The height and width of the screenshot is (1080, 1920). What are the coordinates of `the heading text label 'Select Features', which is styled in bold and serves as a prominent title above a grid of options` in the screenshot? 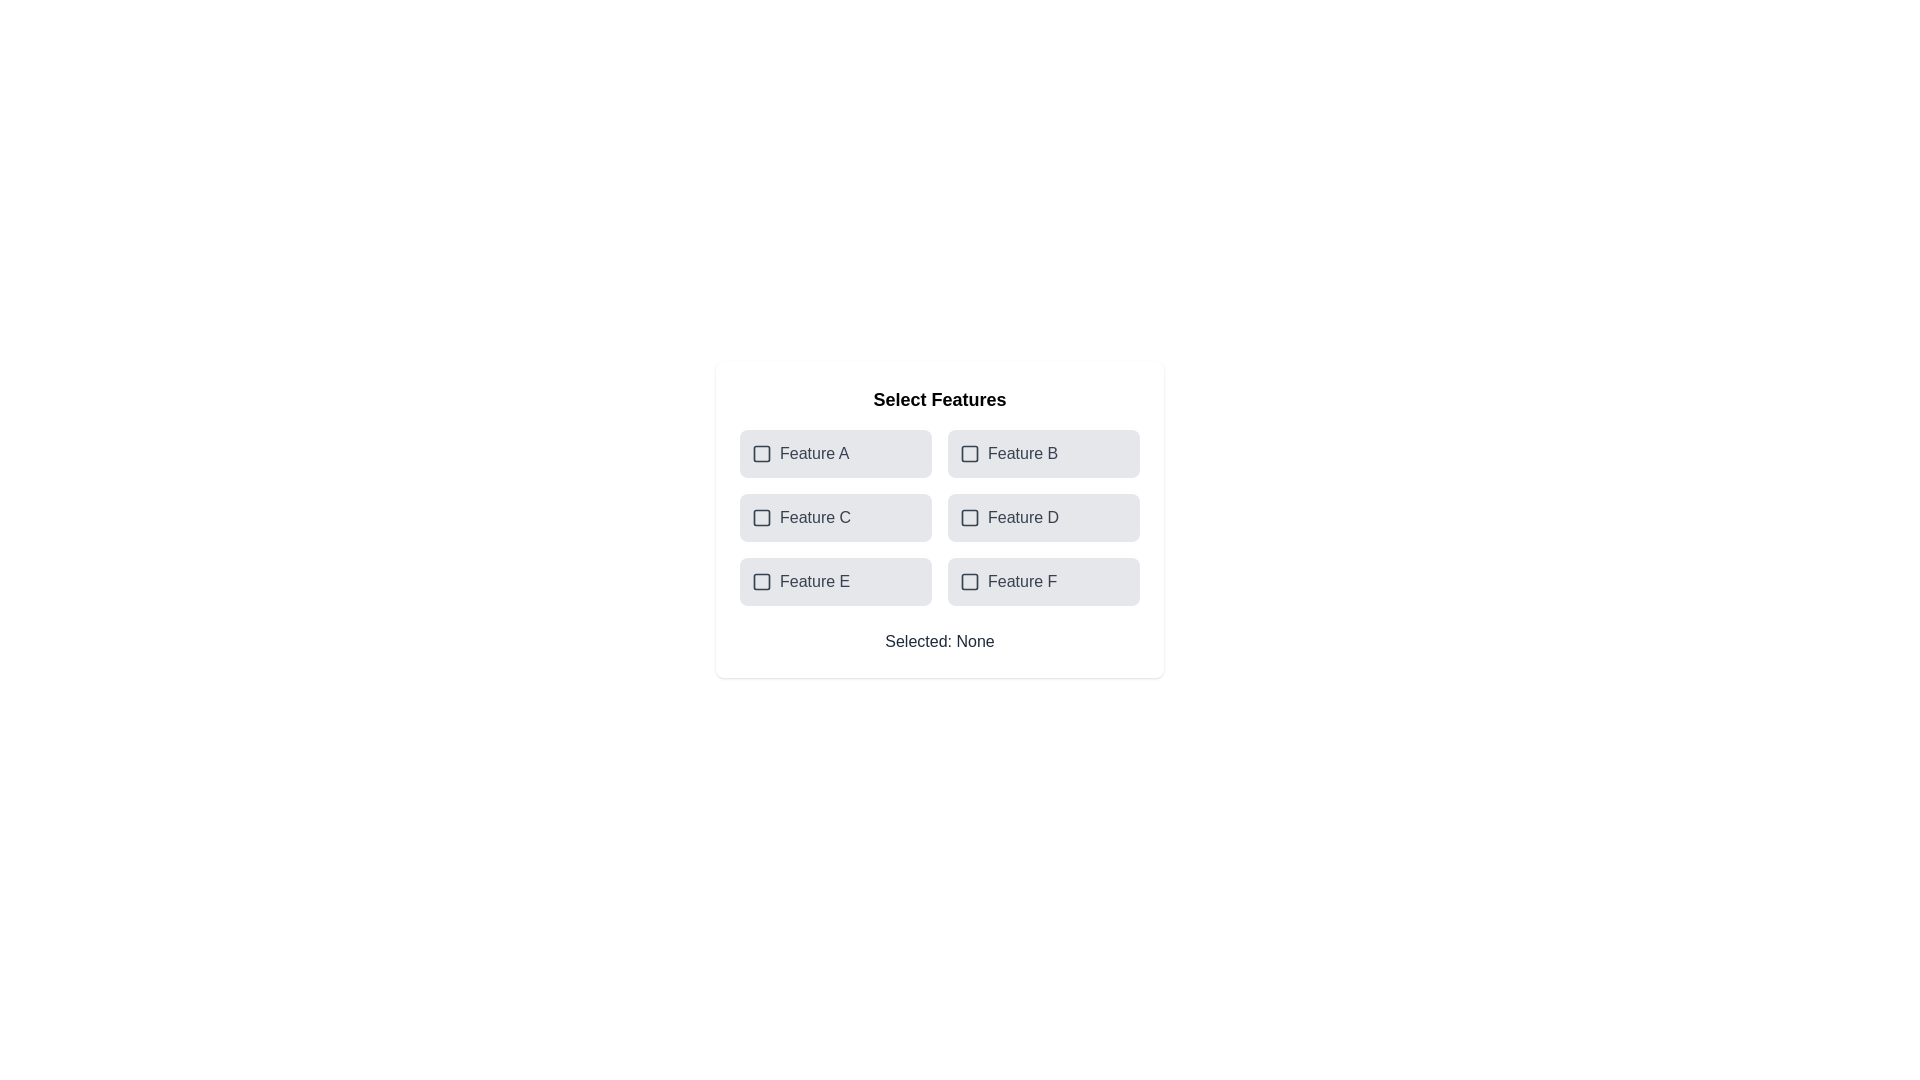 It's located at (939, 400).